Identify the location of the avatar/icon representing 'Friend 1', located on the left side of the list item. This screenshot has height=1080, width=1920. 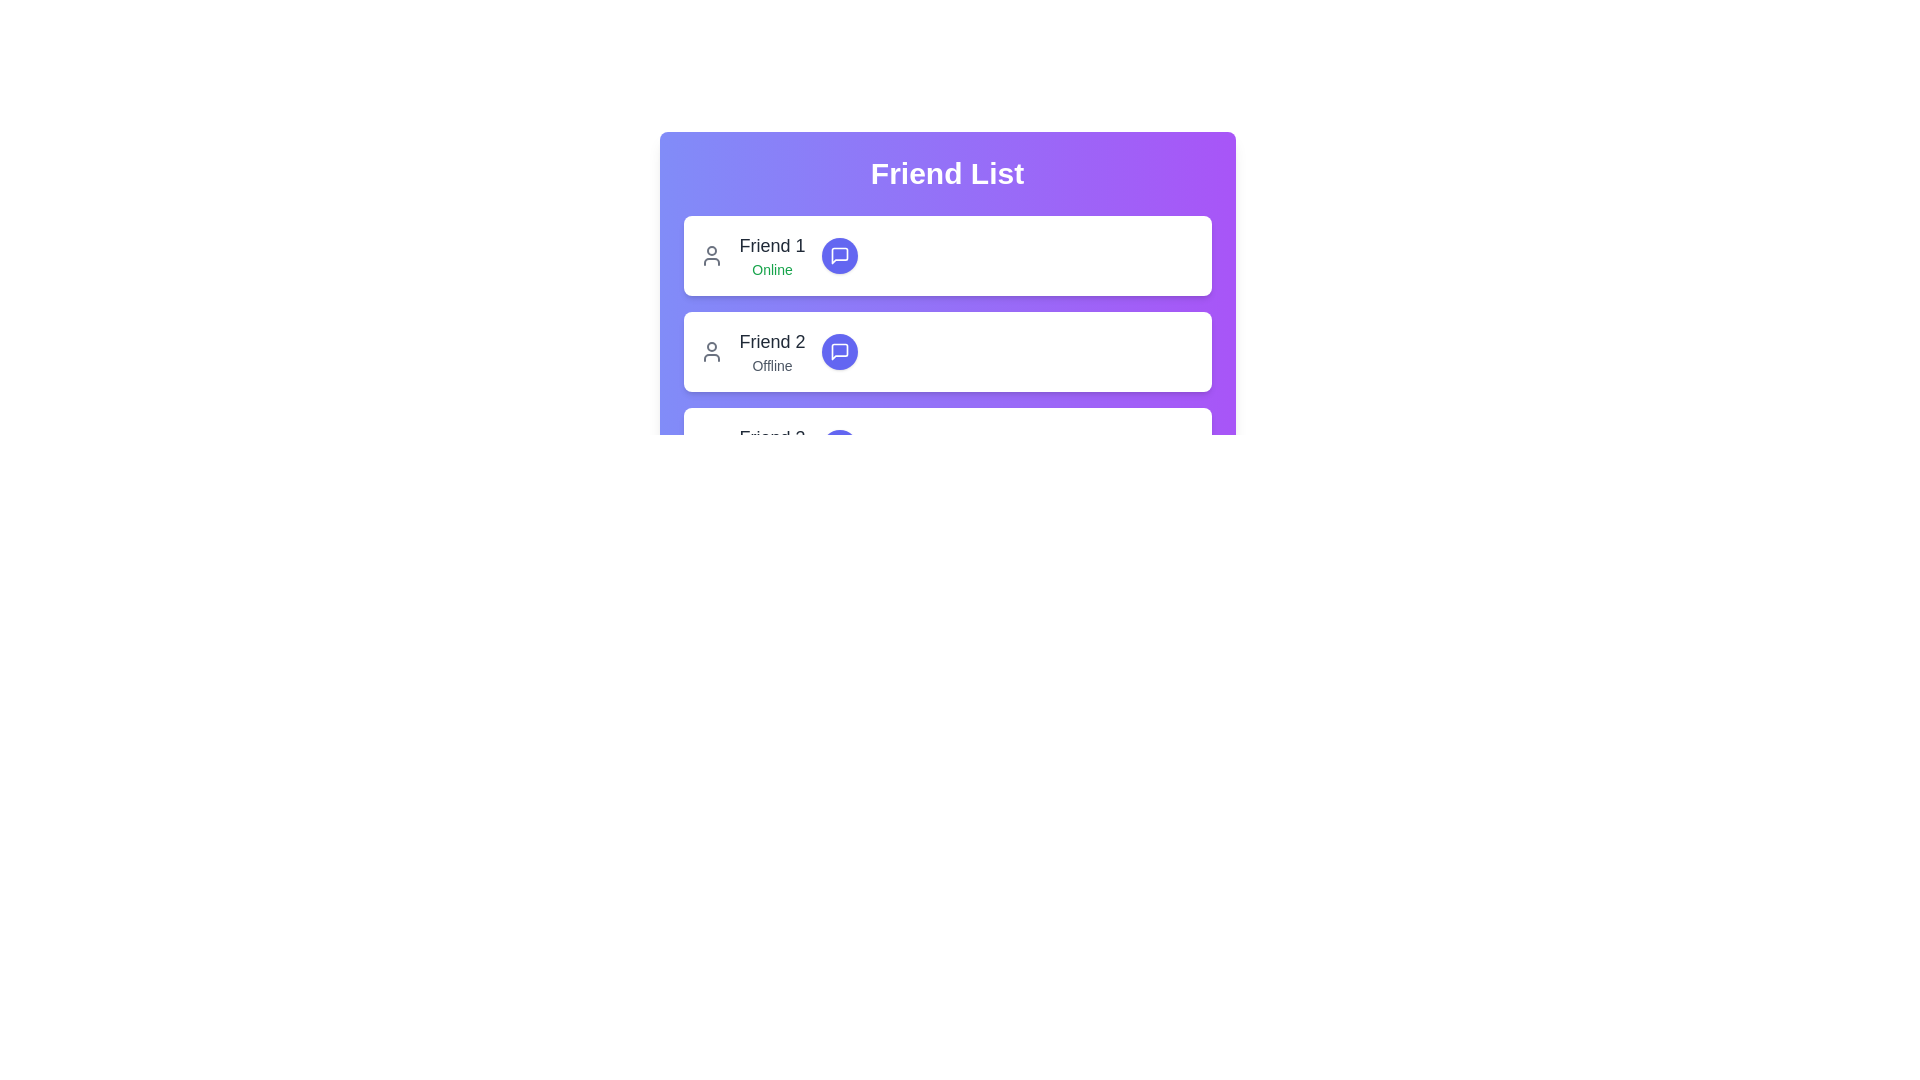
(711, 254).